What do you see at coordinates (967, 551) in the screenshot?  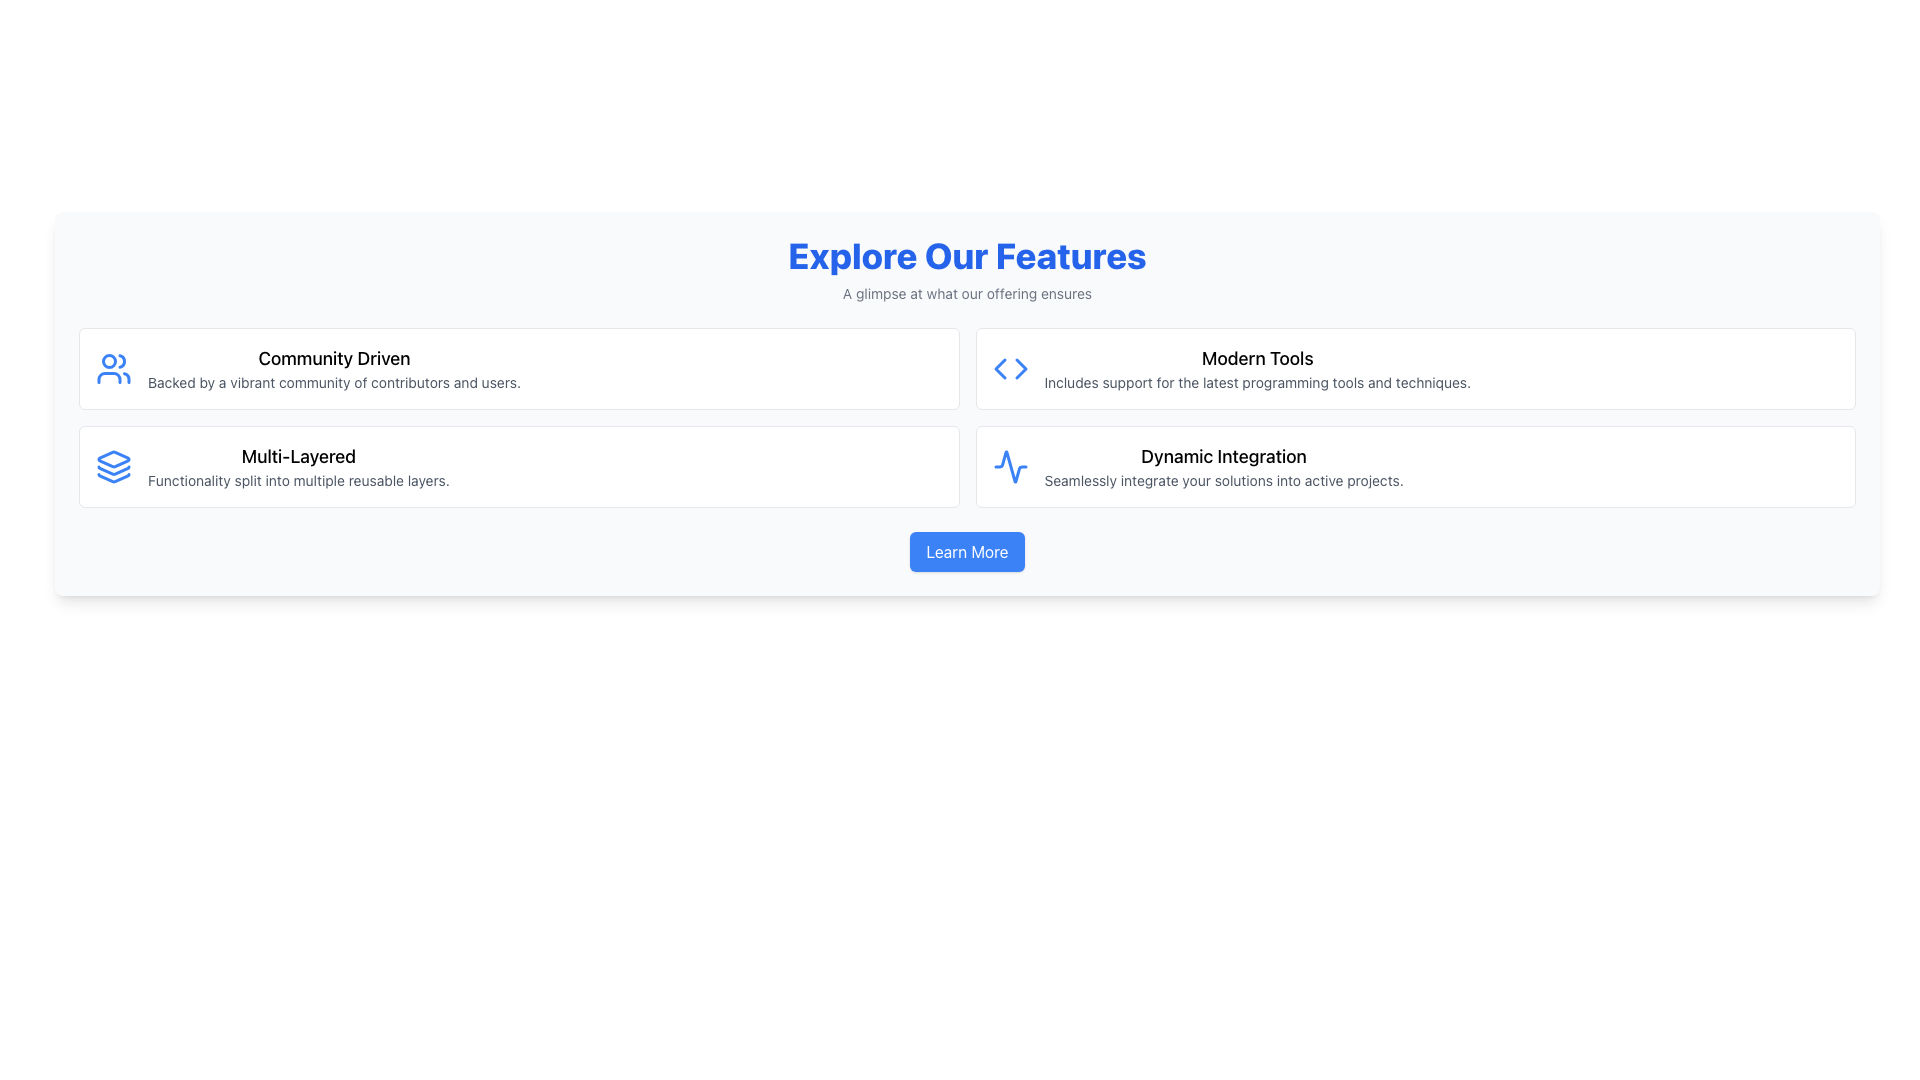 I see `the 'Explore Our Features' button located at the bottom center of the card-like section to observe a style change` at bounding box center [967, 551].